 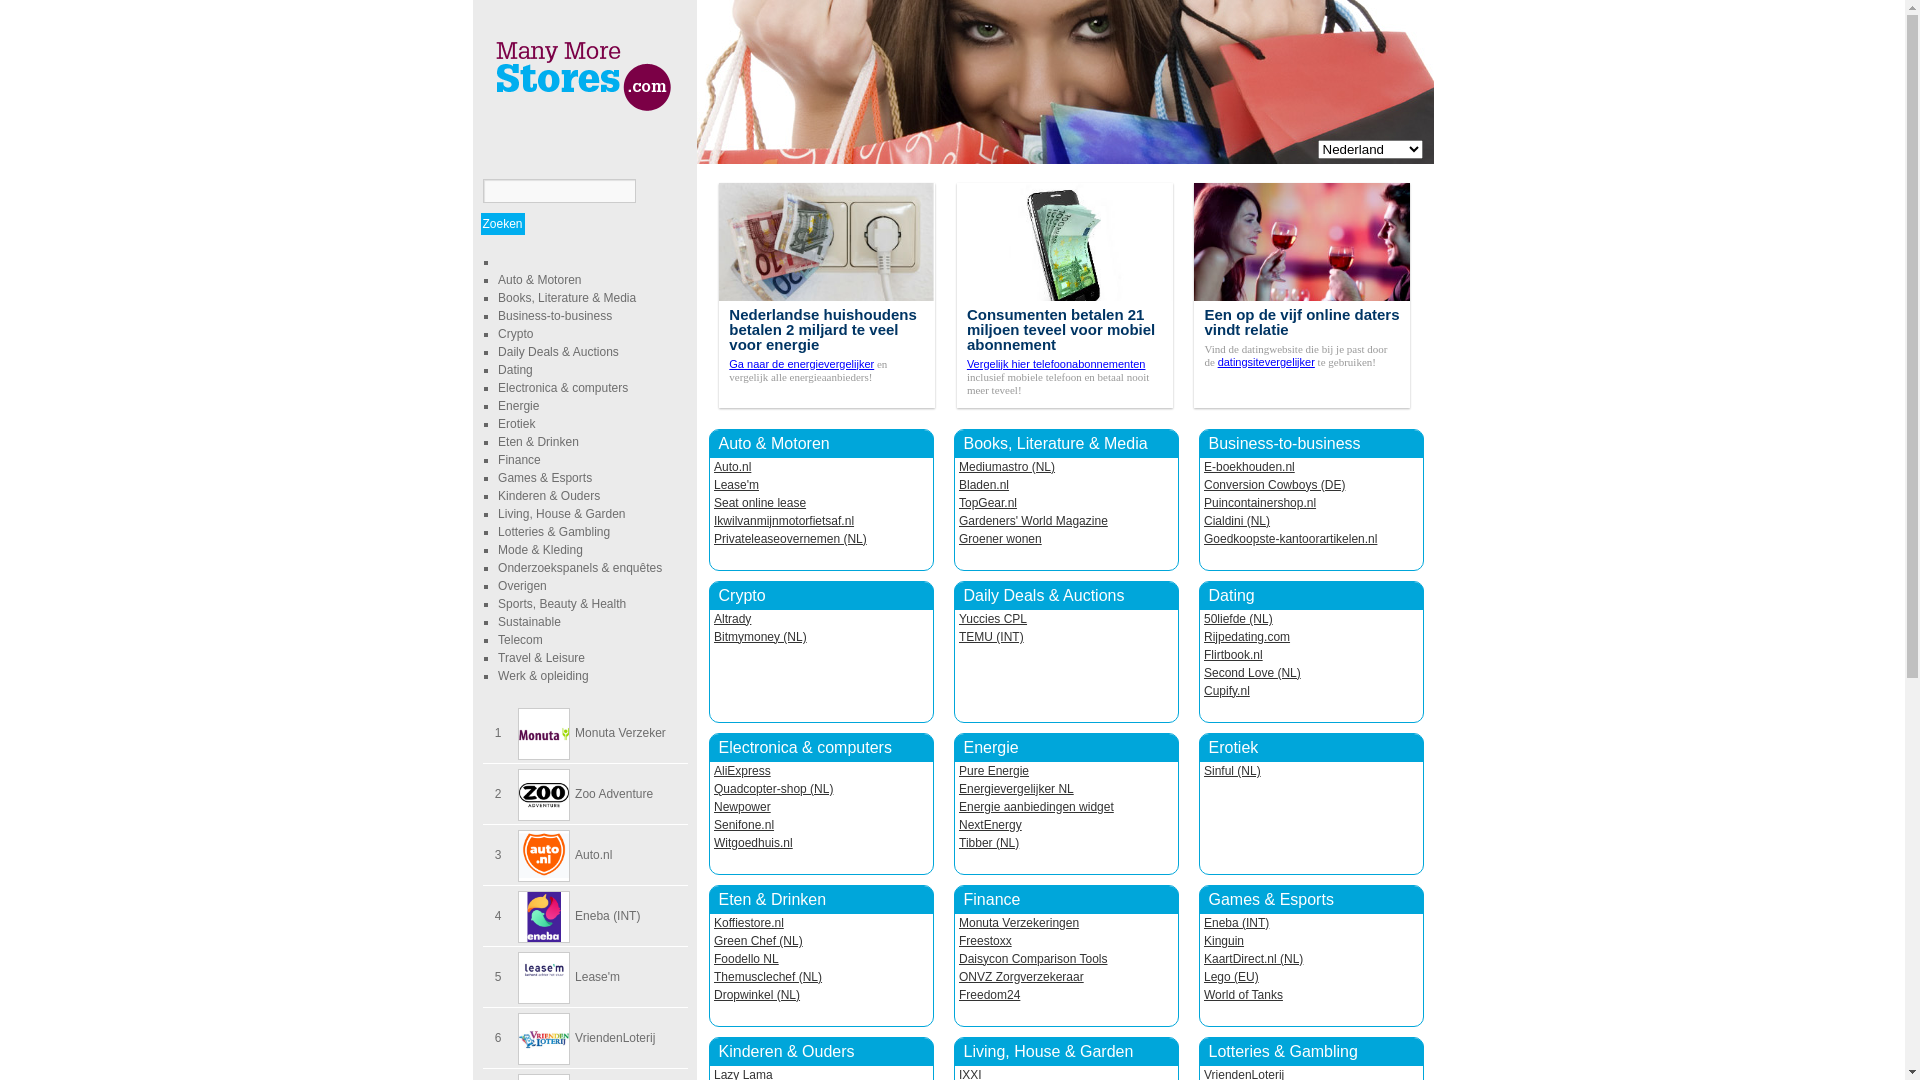 What do you see at coordinates (555, 315) in the screenshot?
I see `'Business-to-business'` at bounding box center [555, 315].